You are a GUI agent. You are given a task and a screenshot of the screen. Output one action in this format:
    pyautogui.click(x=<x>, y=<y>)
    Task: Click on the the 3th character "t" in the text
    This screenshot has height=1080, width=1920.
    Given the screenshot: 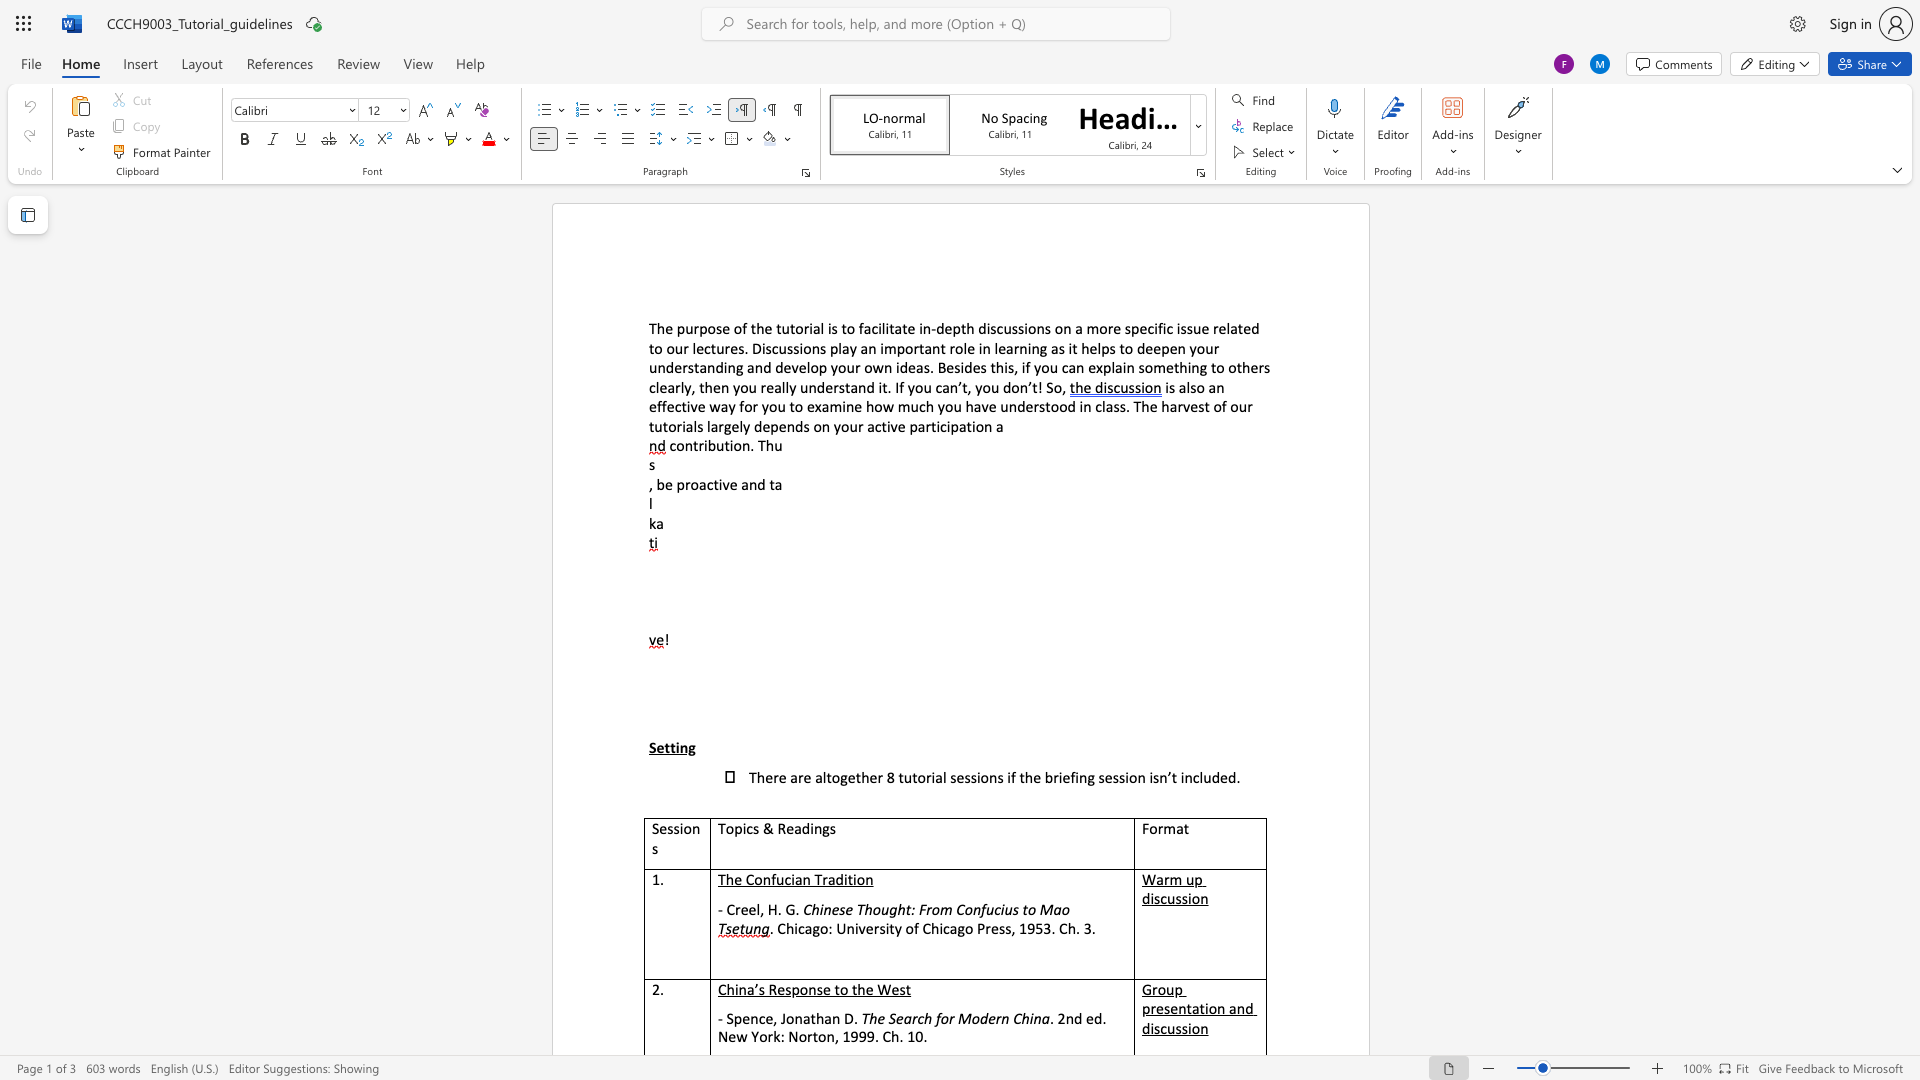 What is the action you would take?
    pyautogui.click(x=696, y=367)
    